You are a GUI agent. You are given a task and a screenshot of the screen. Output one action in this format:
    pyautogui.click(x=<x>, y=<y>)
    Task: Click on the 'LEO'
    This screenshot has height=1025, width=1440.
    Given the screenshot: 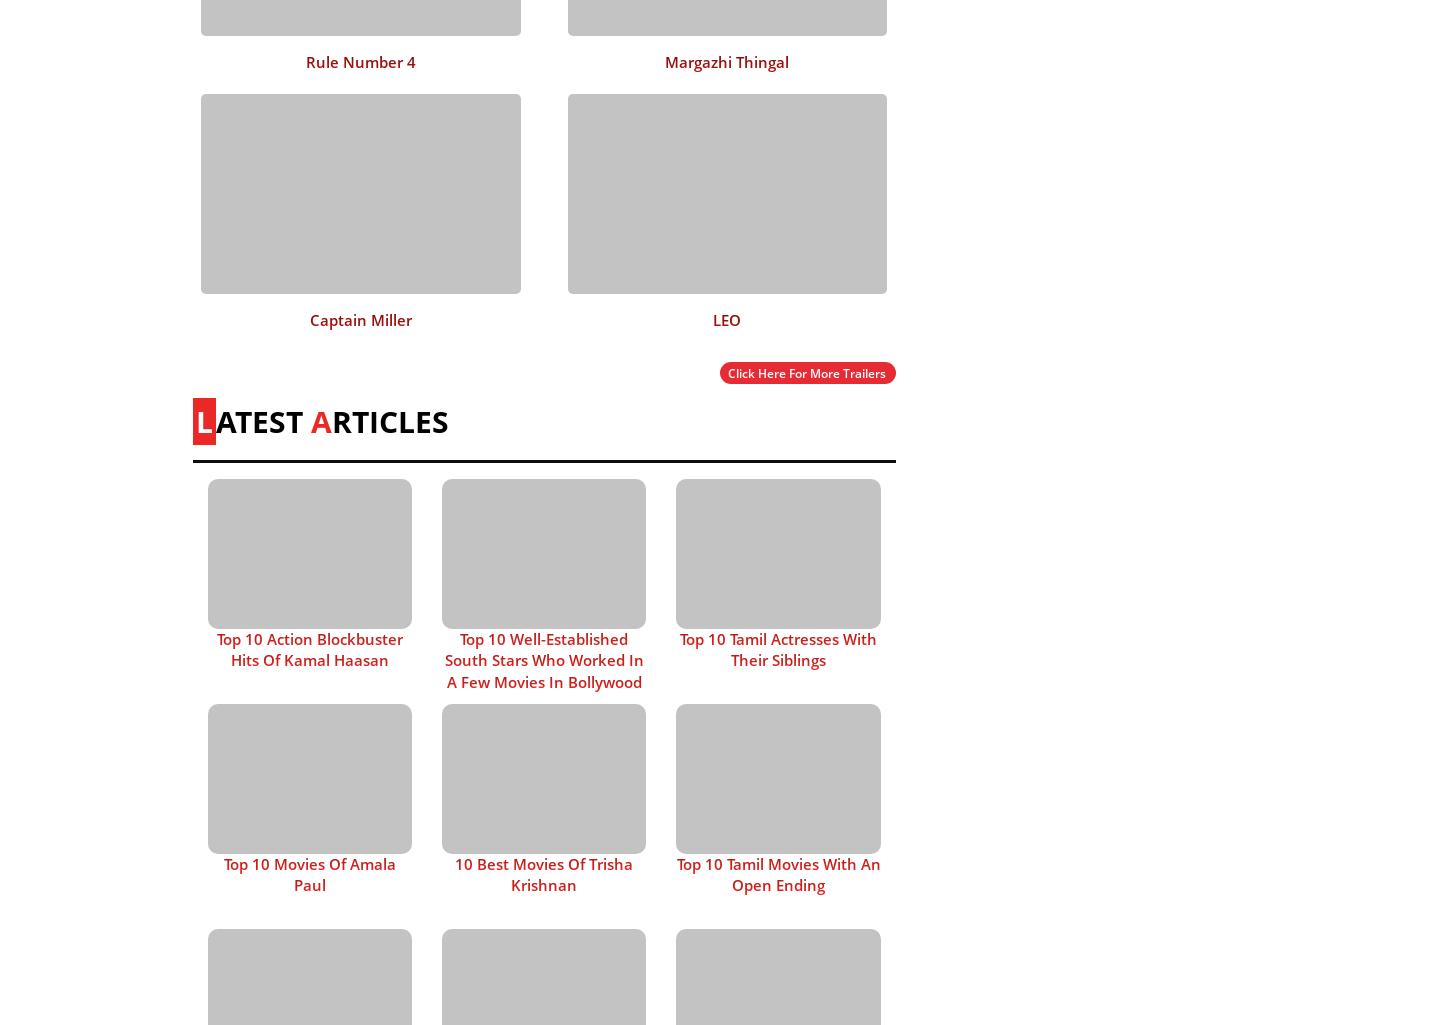 What is the action you would take?
    pyautogui.click(x=726, y=318)
    